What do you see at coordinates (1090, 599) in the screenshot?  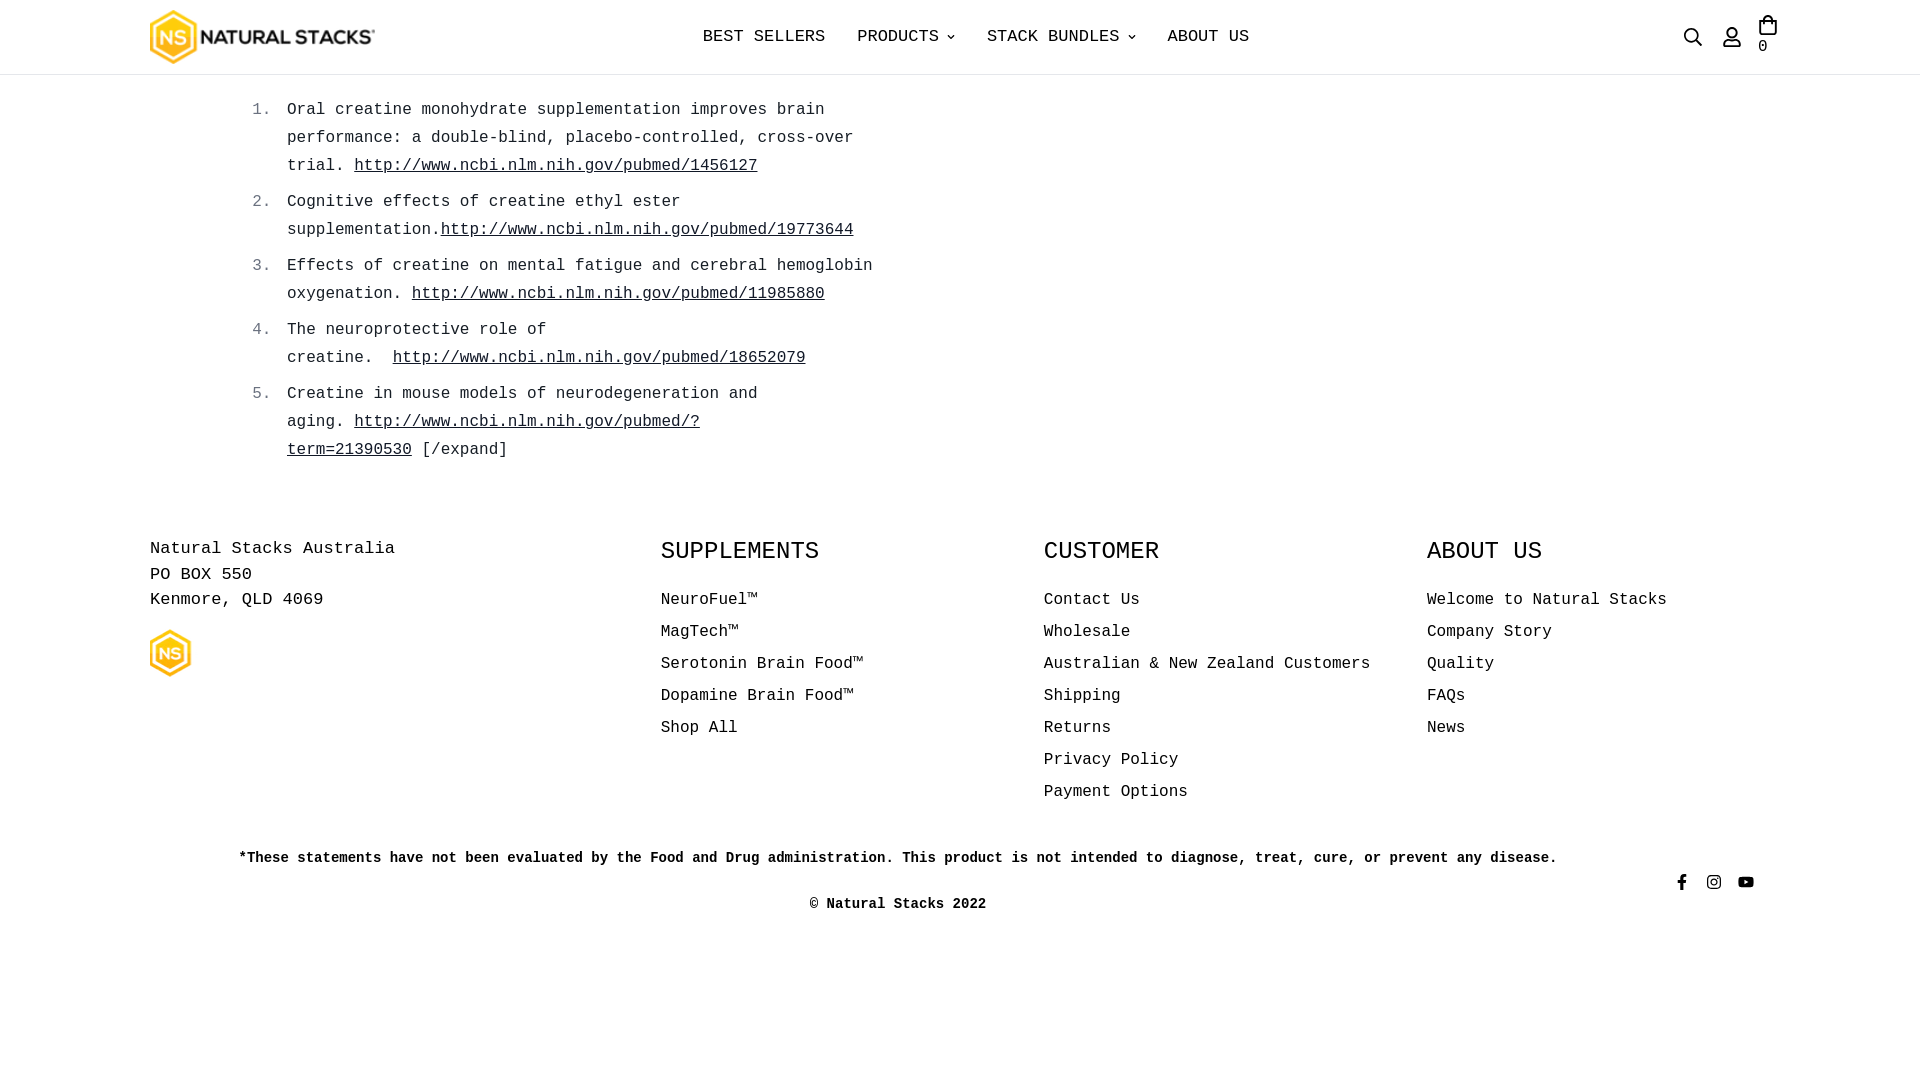 I see `'Contact Us'` at bounding box center [1090, 599].